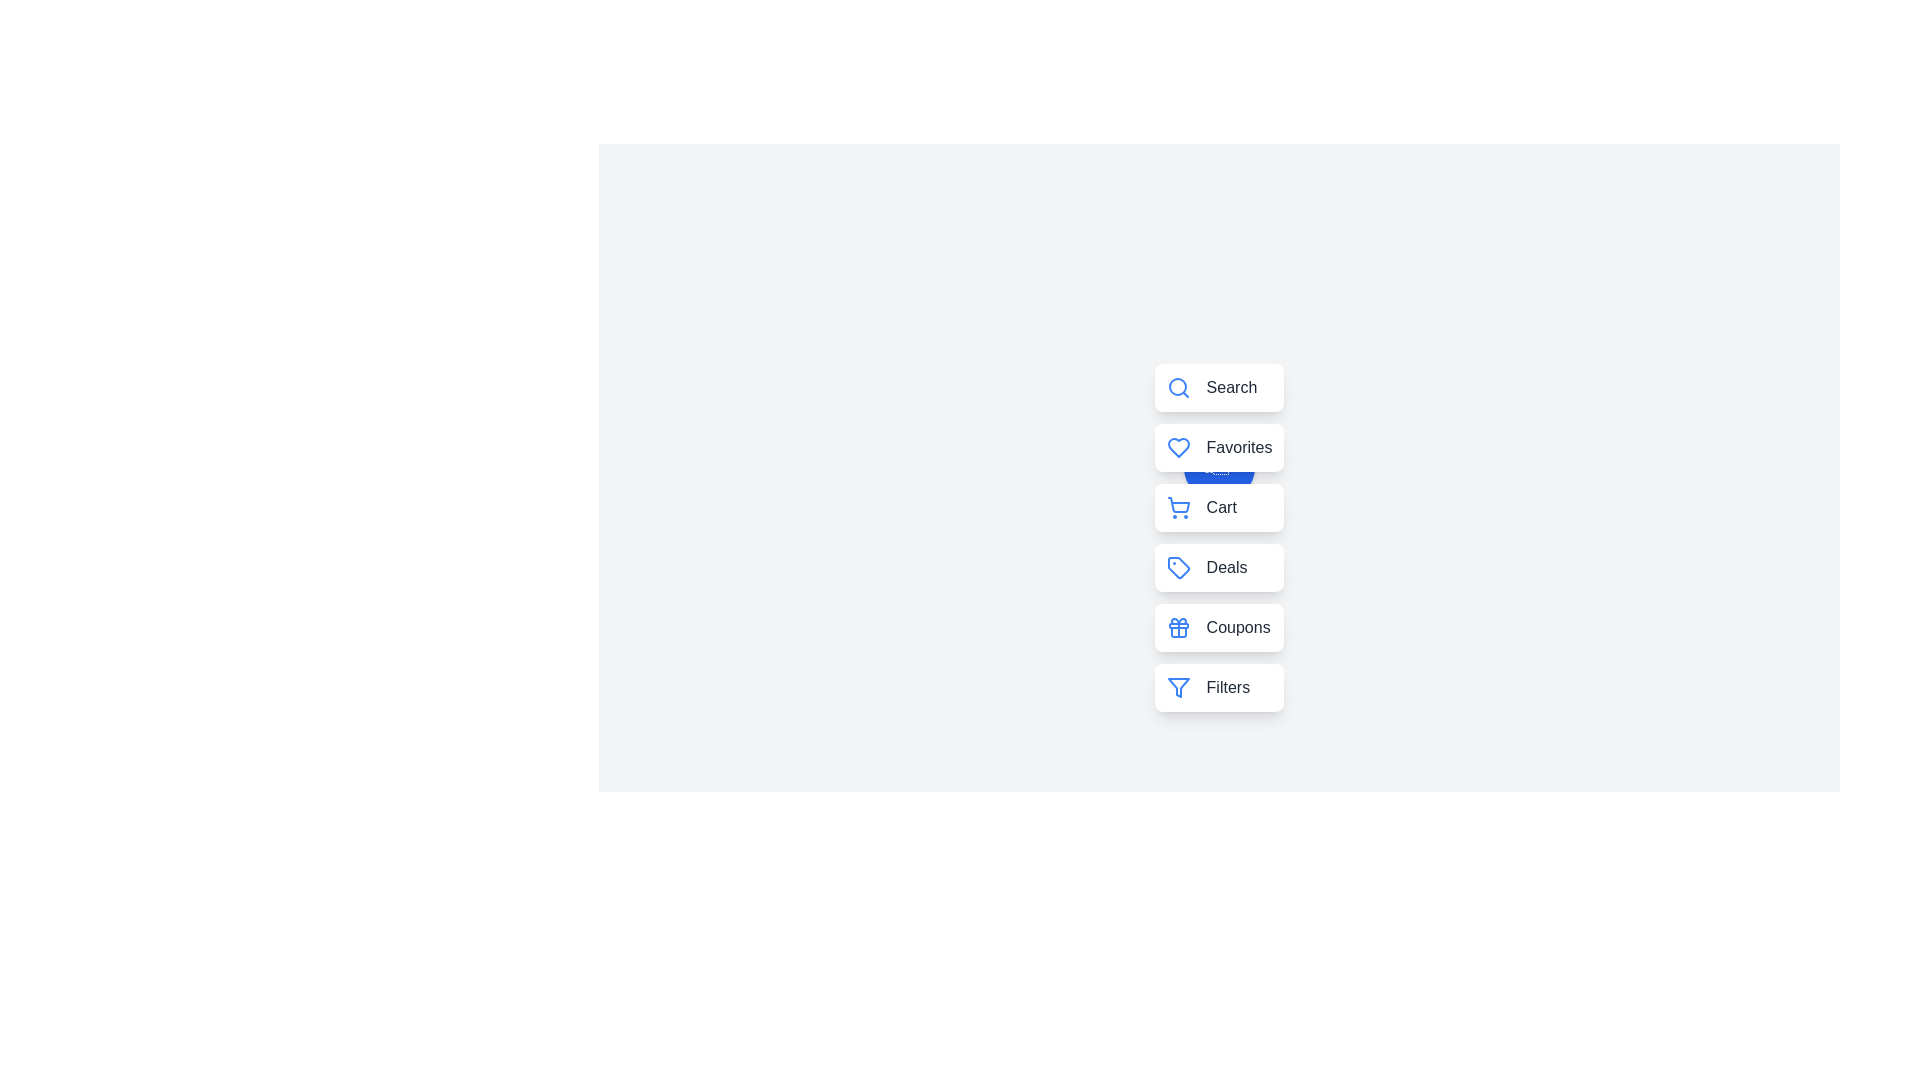 Image resolution: width=1920 pixels, height=1080 pixels. What do you see at coordinates (1220, 507) in the screenshot?
I see `the label indicating the user's cart or shopping basket functionality, which is the third item in the vertical list of buttons below 'Favorites' and above 'Deals'` at bounding box center [1220, 507].